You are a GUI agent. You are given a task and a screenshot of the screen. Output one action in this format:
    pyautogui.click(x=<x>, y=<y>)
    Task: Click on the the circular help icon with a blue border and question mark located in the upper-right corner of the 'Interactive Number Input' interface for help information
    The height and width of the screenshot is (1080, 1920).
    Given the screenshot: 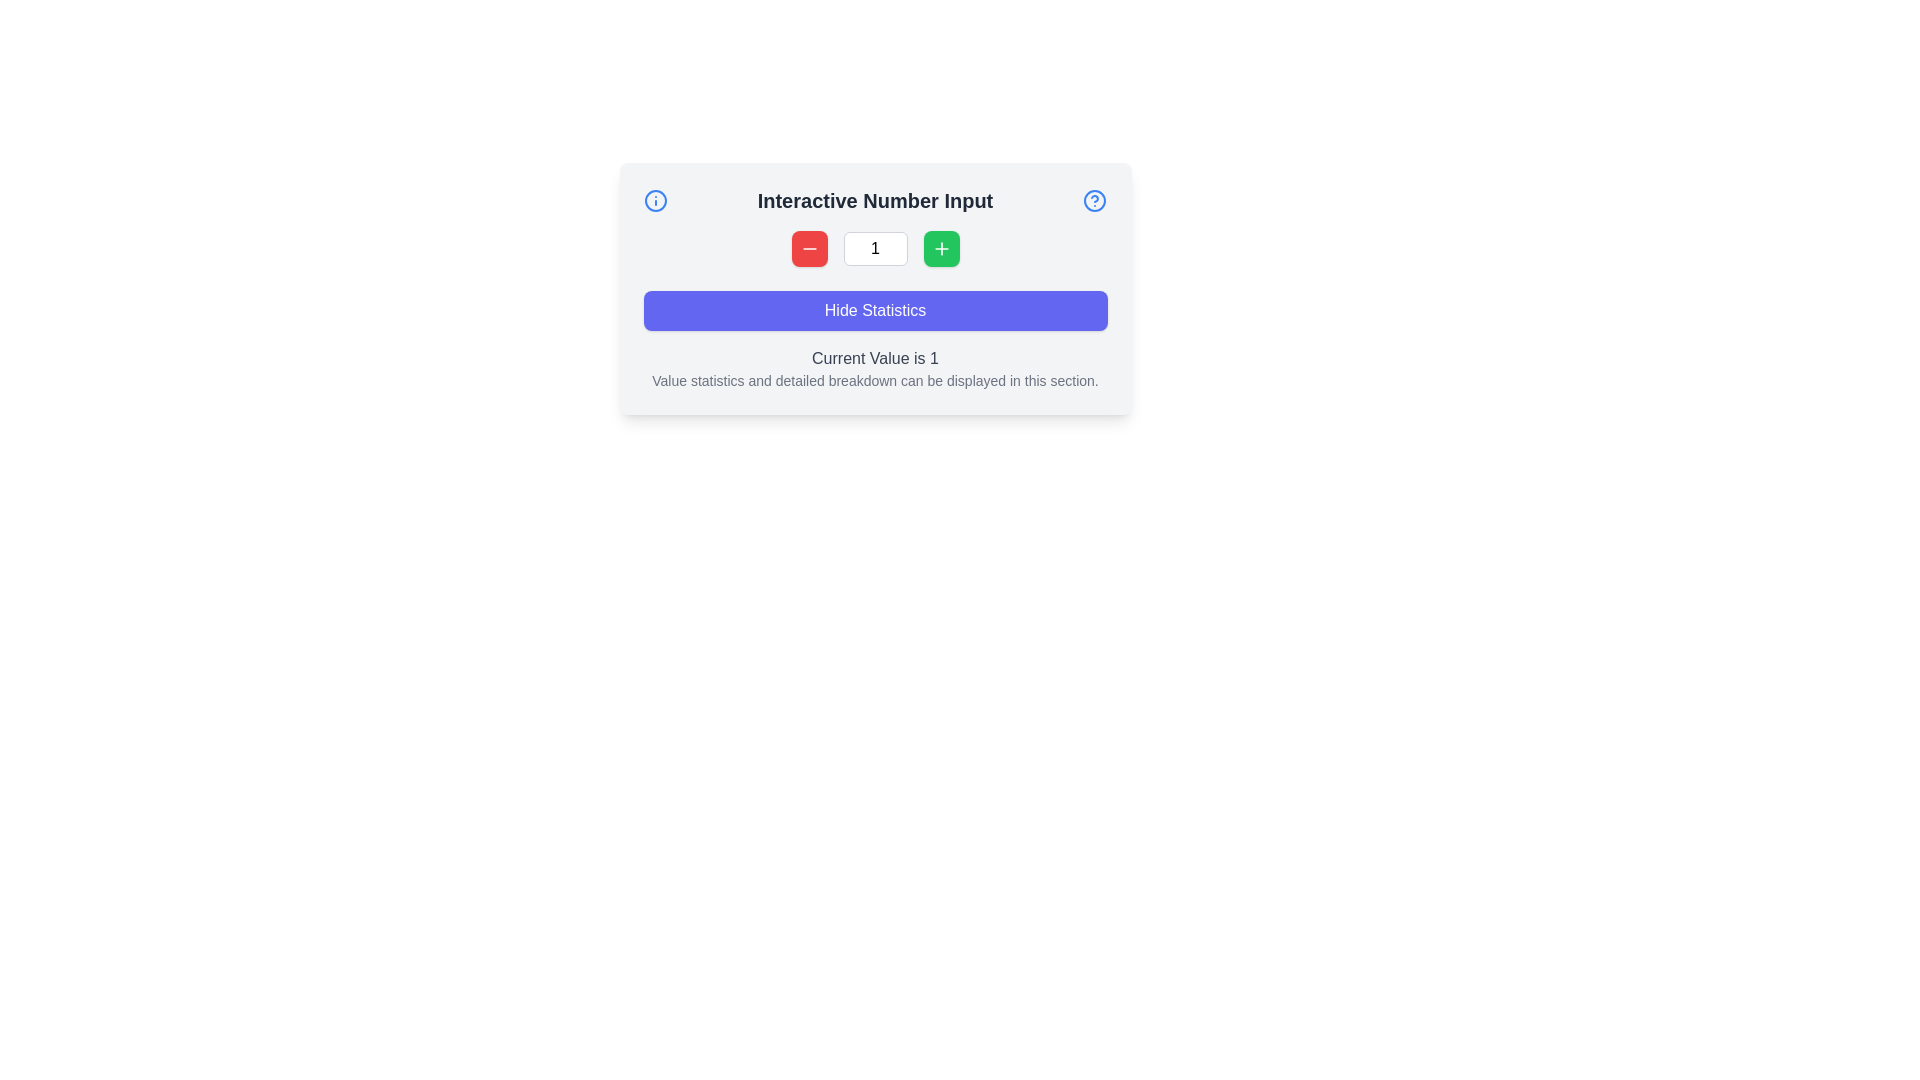 What is the action you would take?
    pyautogui.click(x=1094, y=200)
    